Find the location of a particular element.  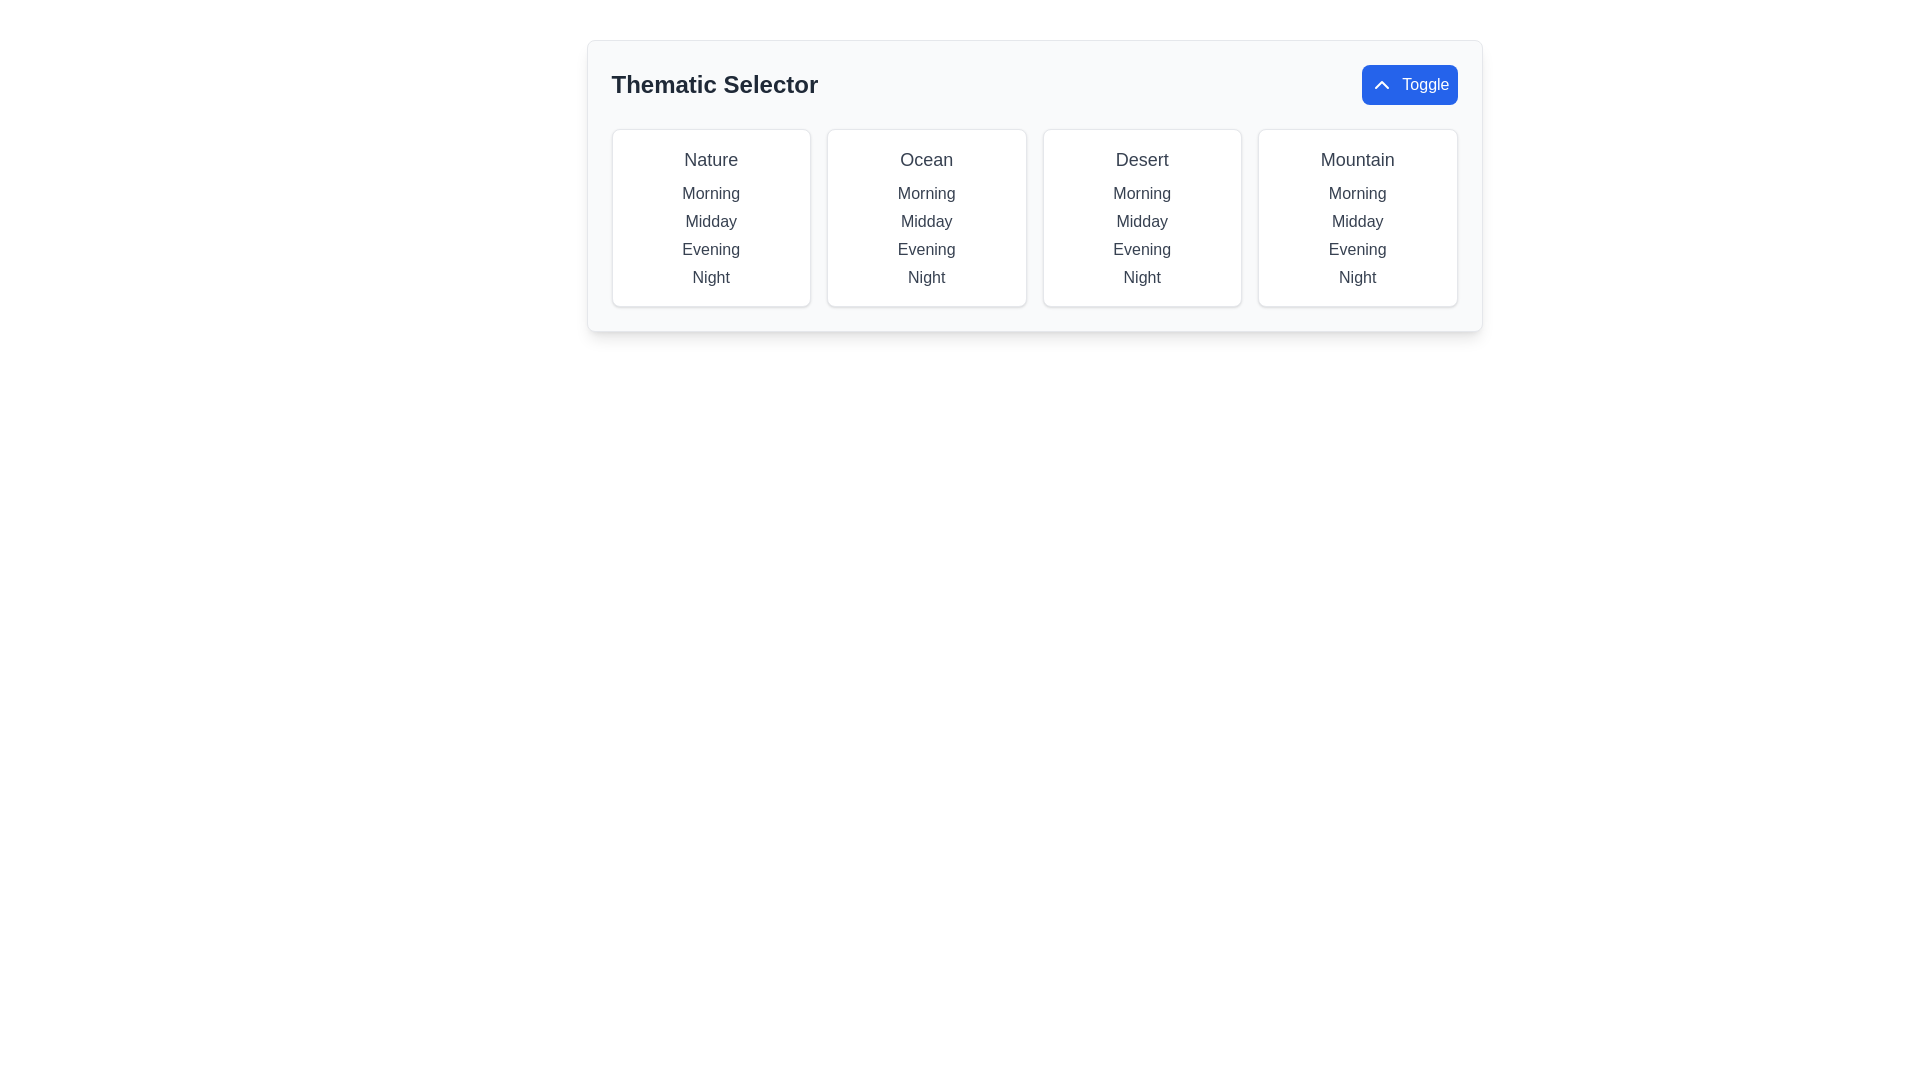

the label that indicates the time of day within the 'Mountain' category, which is the second item in the vertical list on the far right of the row of thematic categories is located at coordinates (1357, 222).